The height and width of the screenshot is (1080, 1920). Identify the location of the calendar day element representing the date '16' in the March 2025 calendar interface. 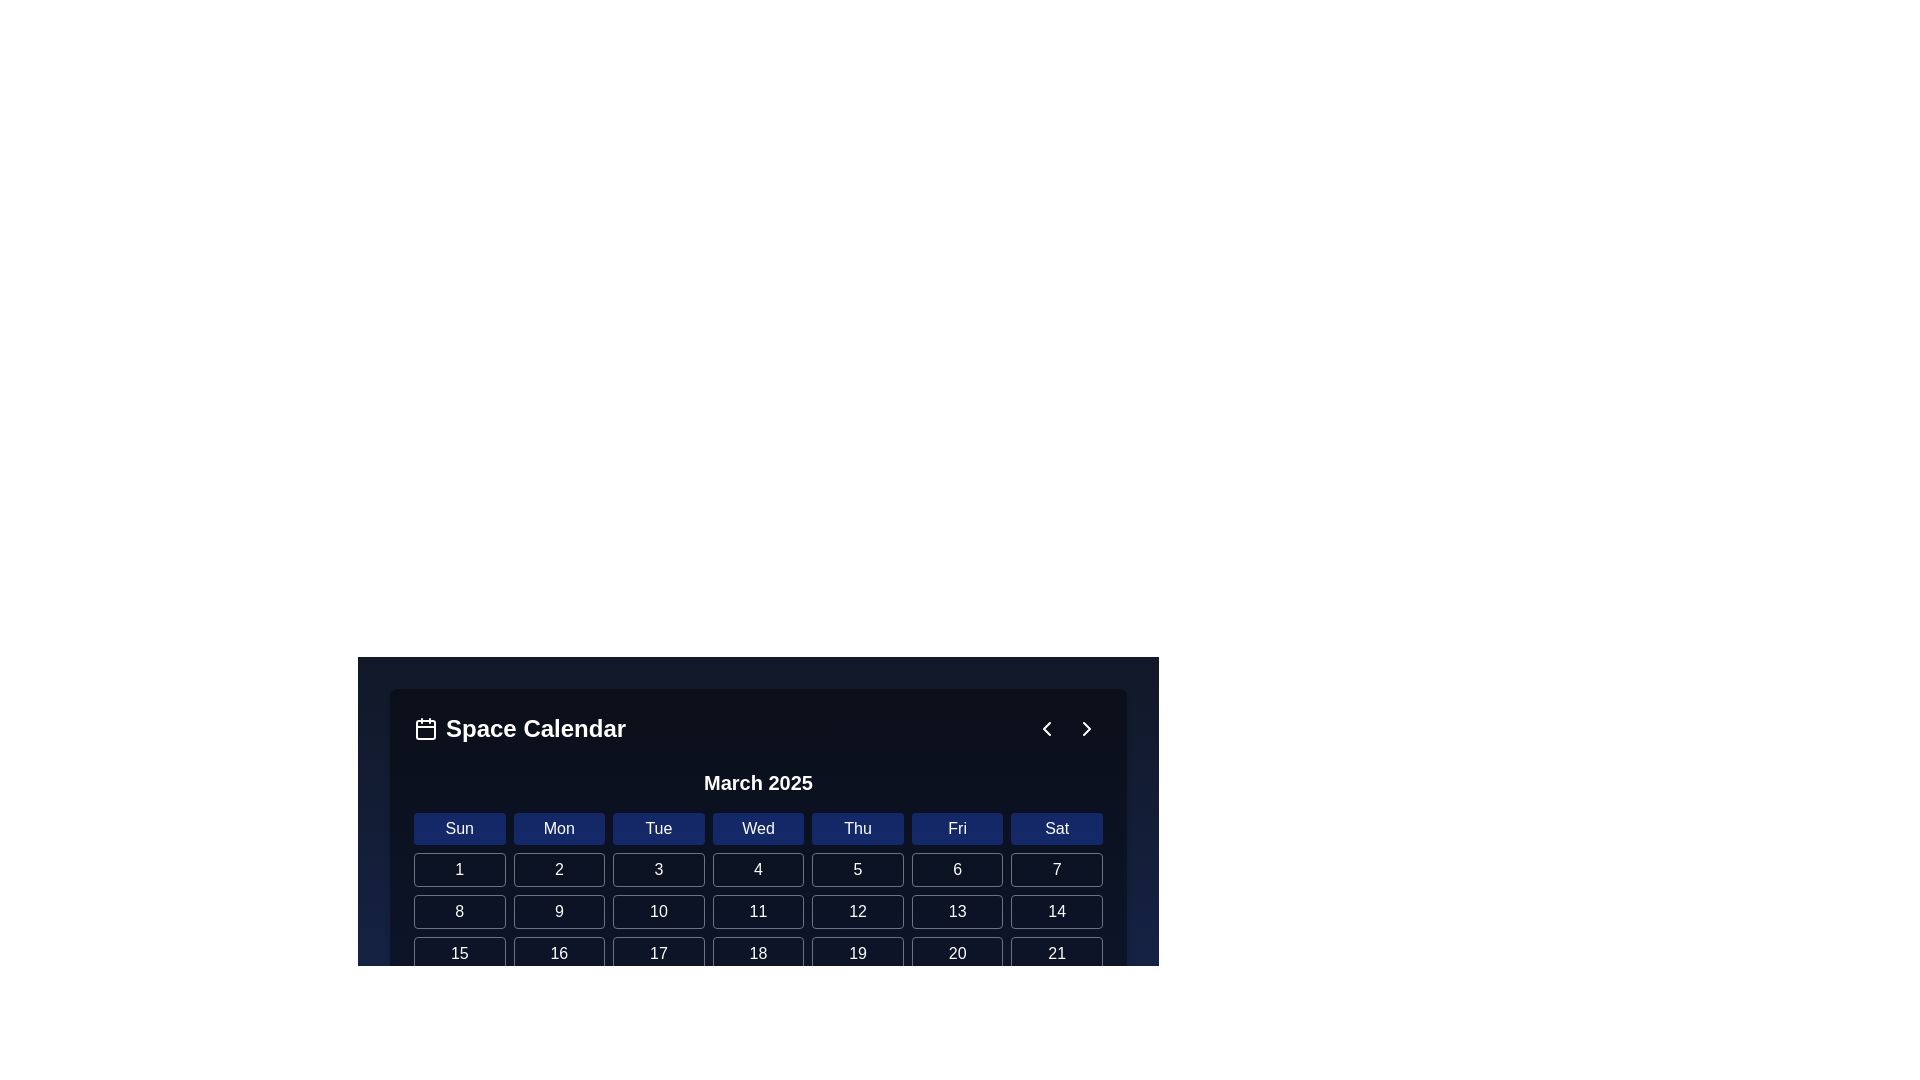
(559, 952).